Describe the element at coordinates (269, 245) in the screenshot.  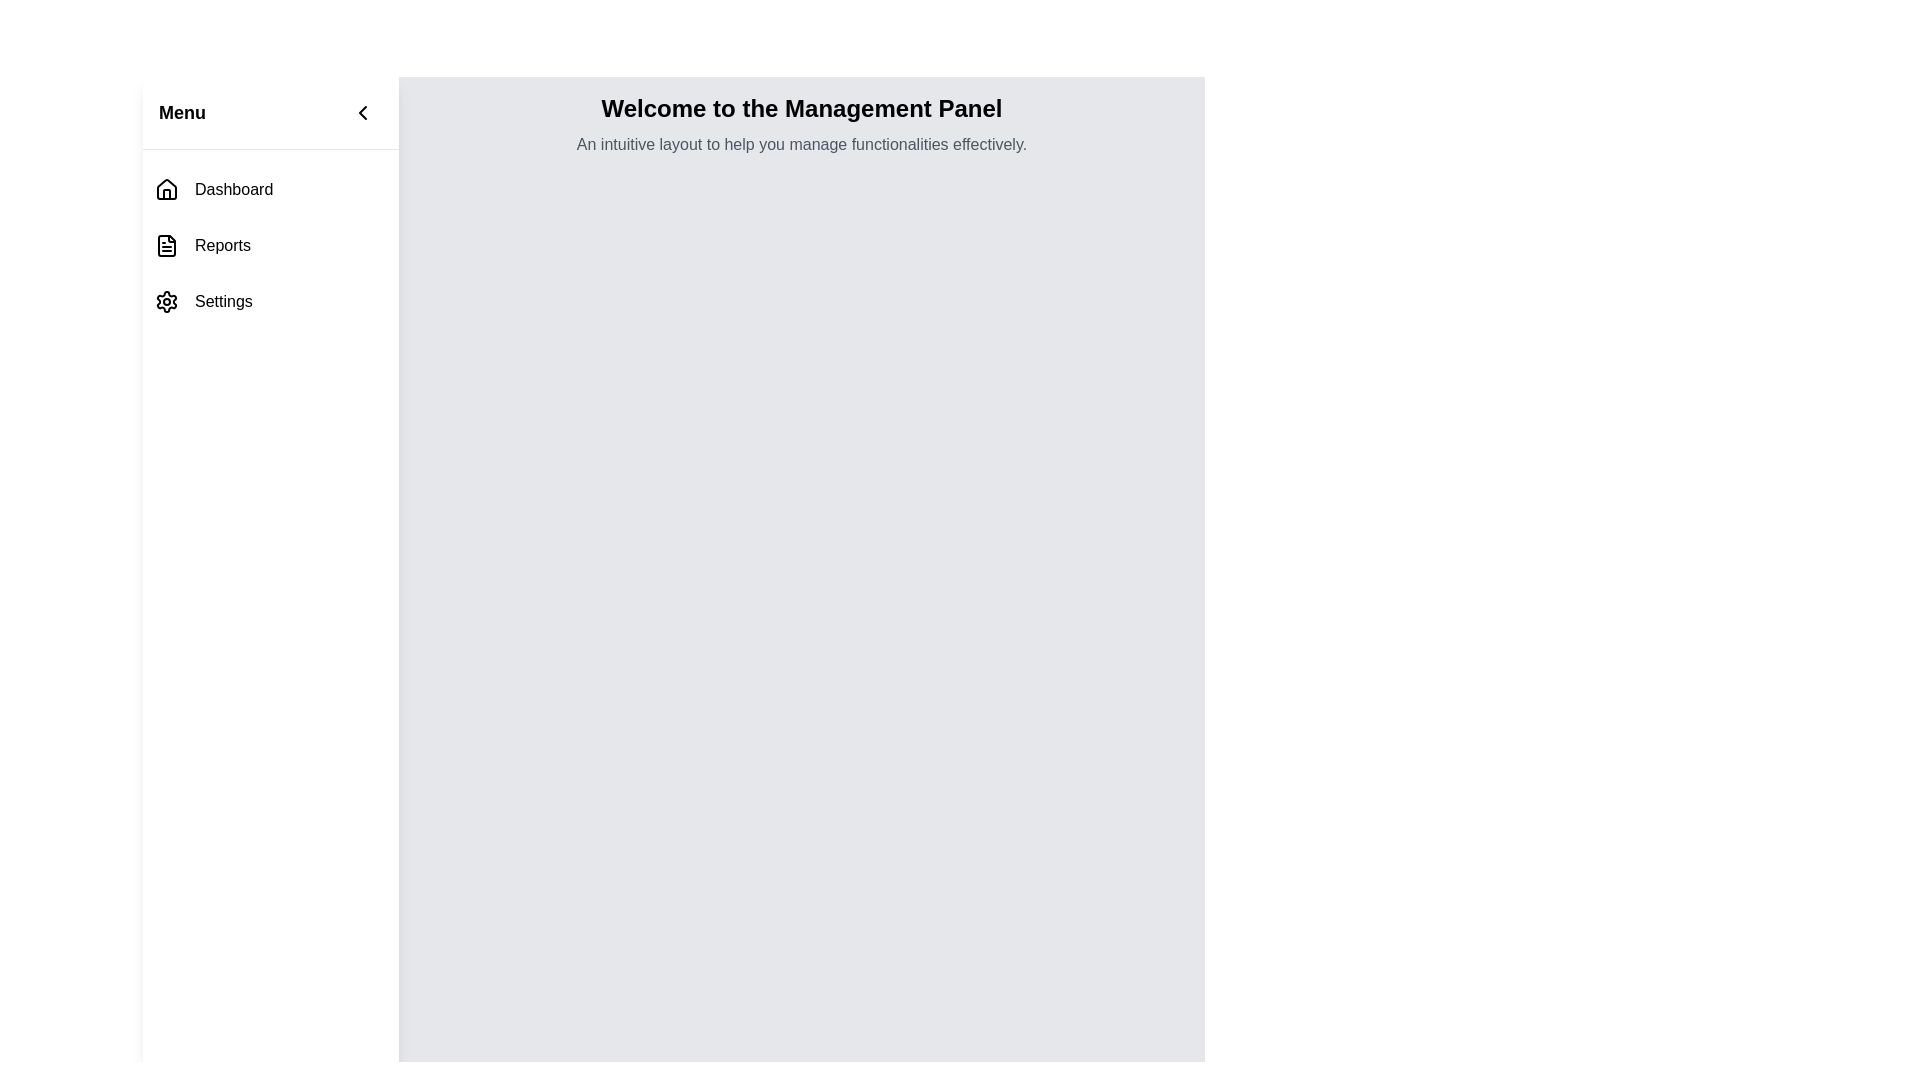
I see `the navigational menu item labeled 'Reports', which is the second item in the vertical navigation menu` at that location.